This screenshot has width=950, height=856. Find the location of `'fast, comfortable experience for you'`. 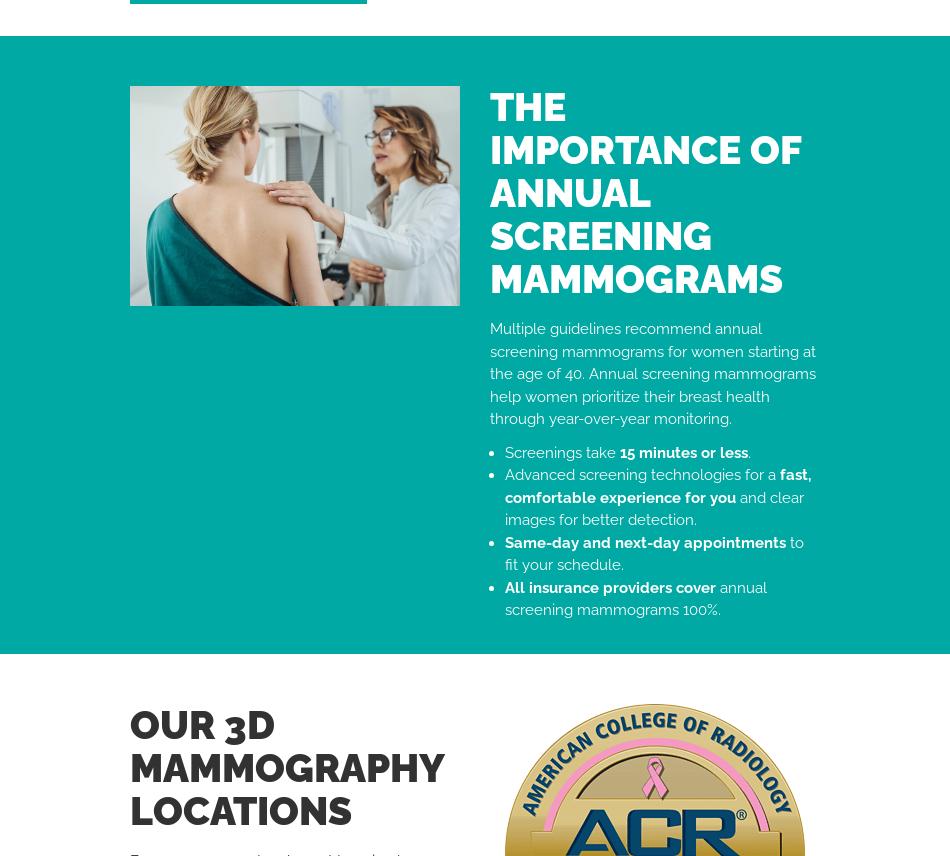

'fast, comfortable experience for you' is located at coordinates (657, 485).